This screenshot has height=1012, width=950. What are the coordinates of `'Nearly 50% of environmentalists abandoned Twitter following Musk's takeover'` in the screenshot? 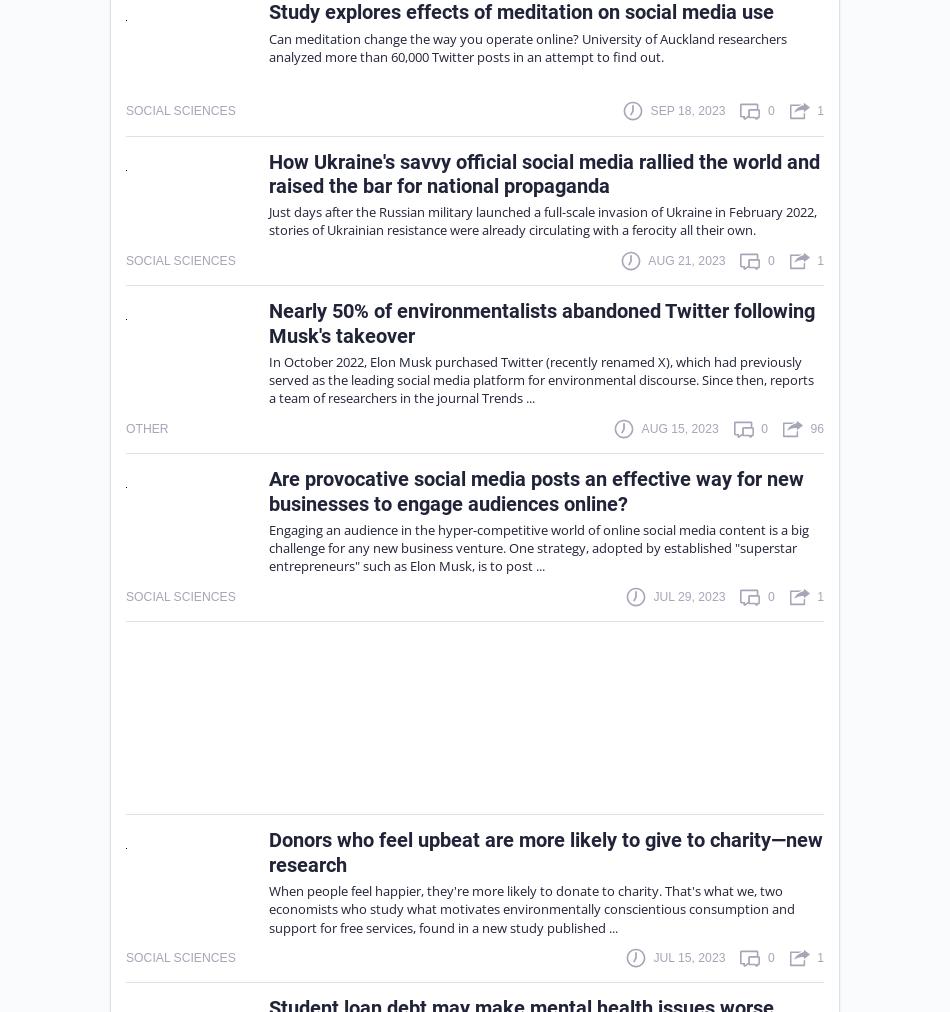 It's located at (541, 322).